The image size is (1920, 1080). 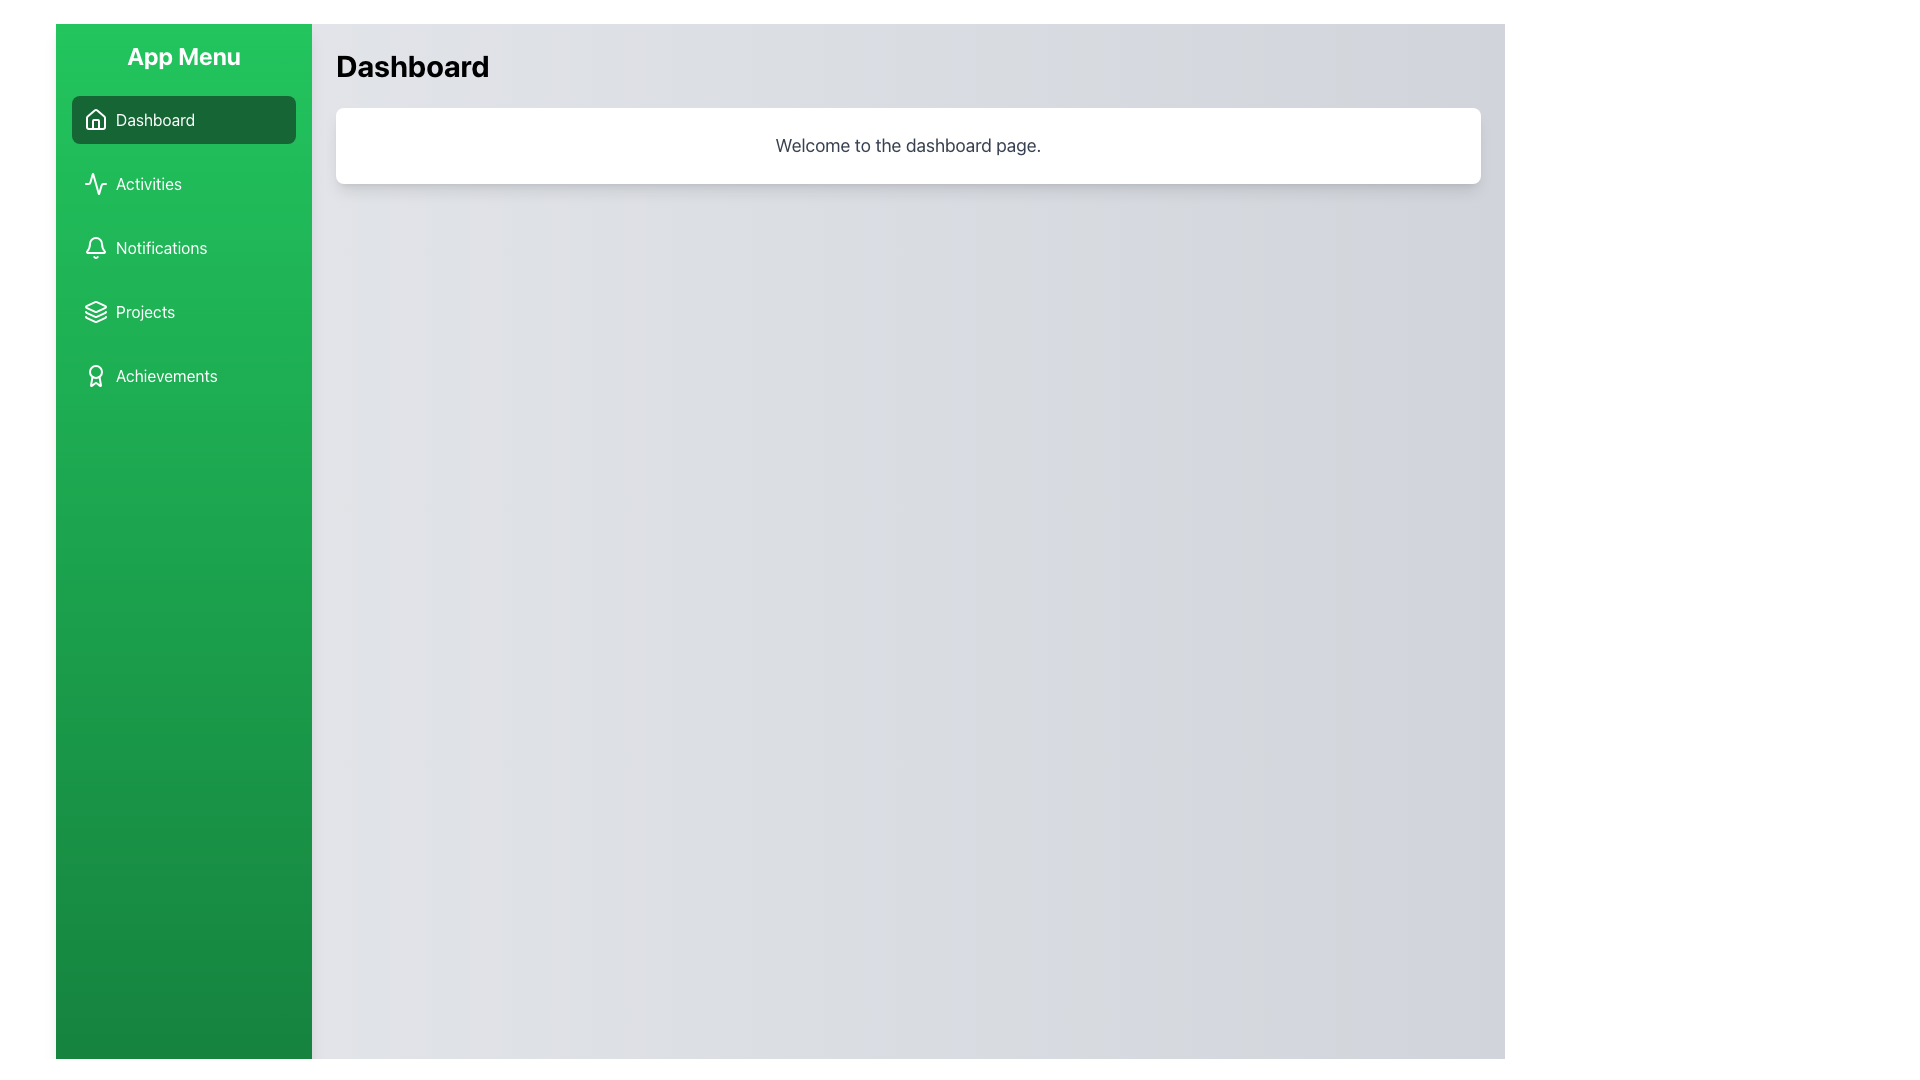 I want to click on the 'Achievements' icon in the sidebar menu, so click(x=95, y=375).